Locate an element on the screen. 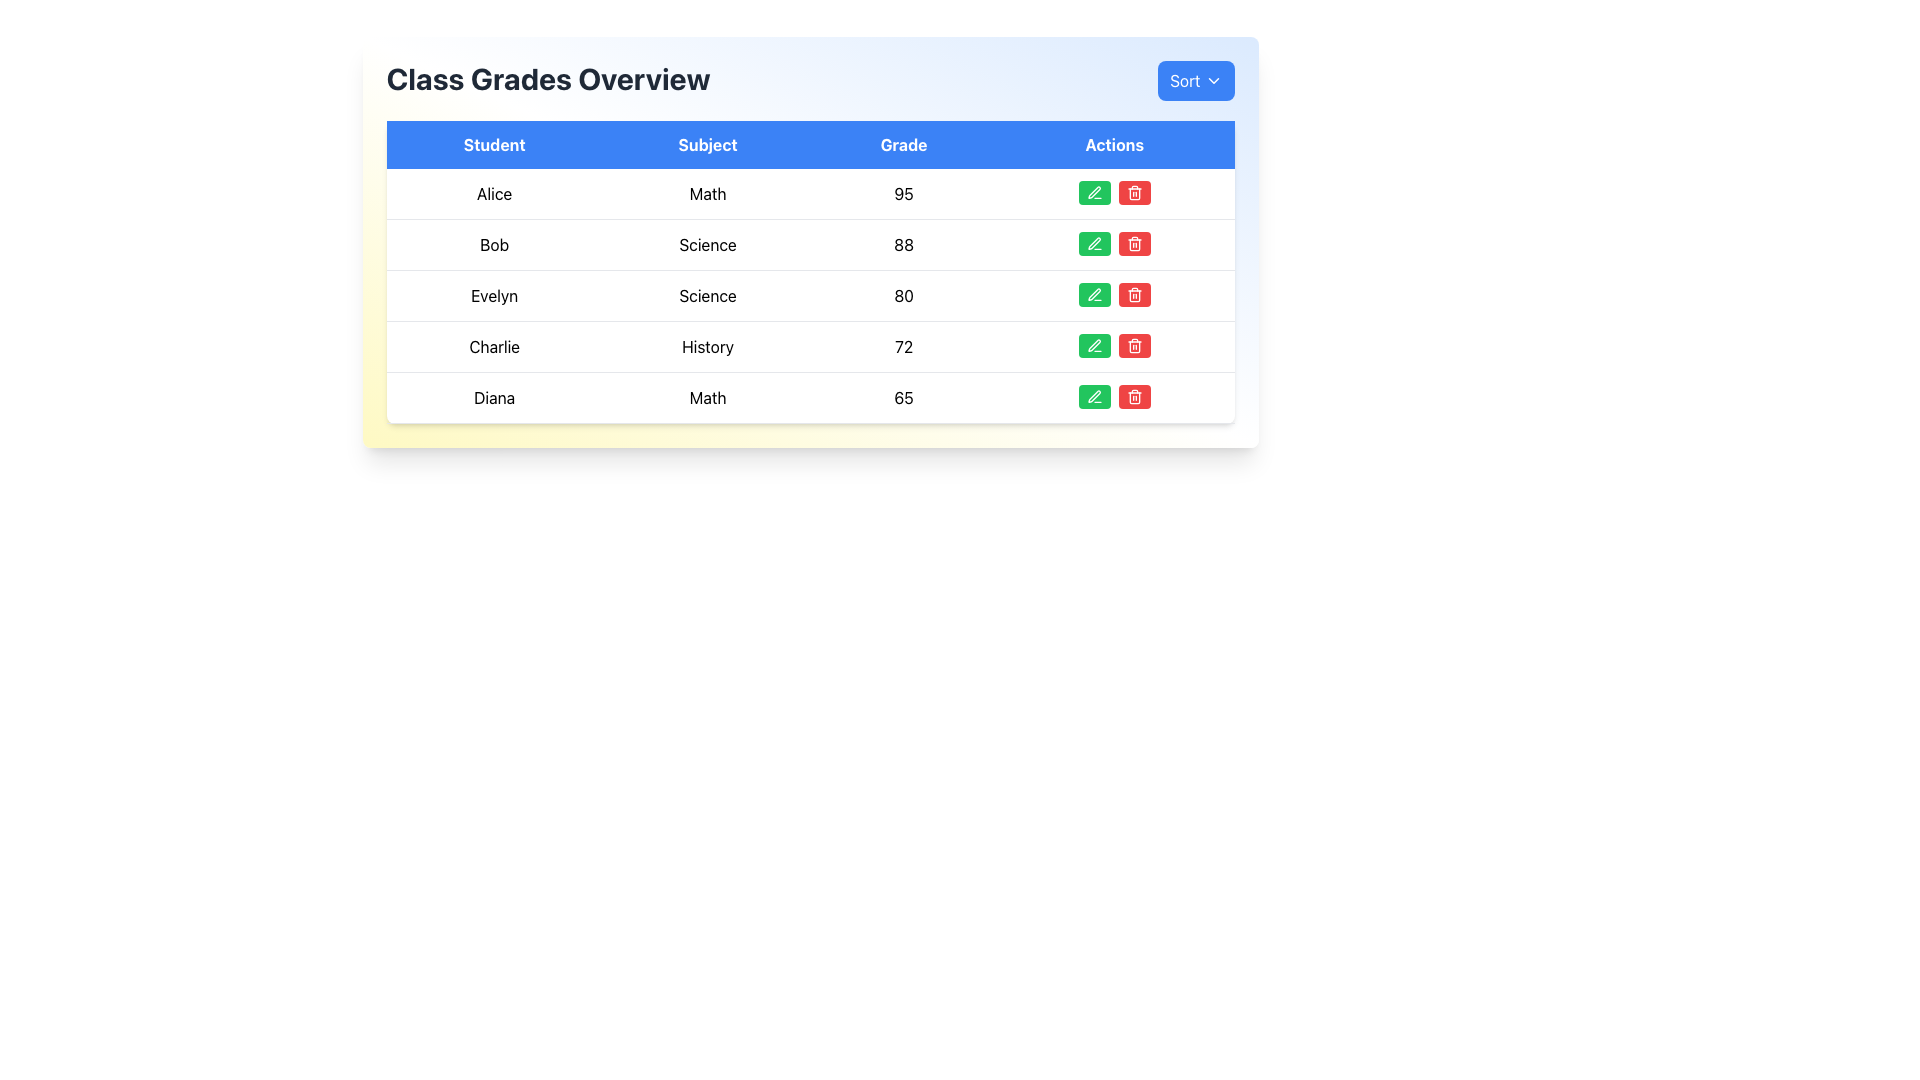 The image size is (1920, 1080). the static text label 'Evelyn', which is located in the second row under the 'Student' column of the table in the 'Class Grades Overview' is located at coordinates (494, 296).